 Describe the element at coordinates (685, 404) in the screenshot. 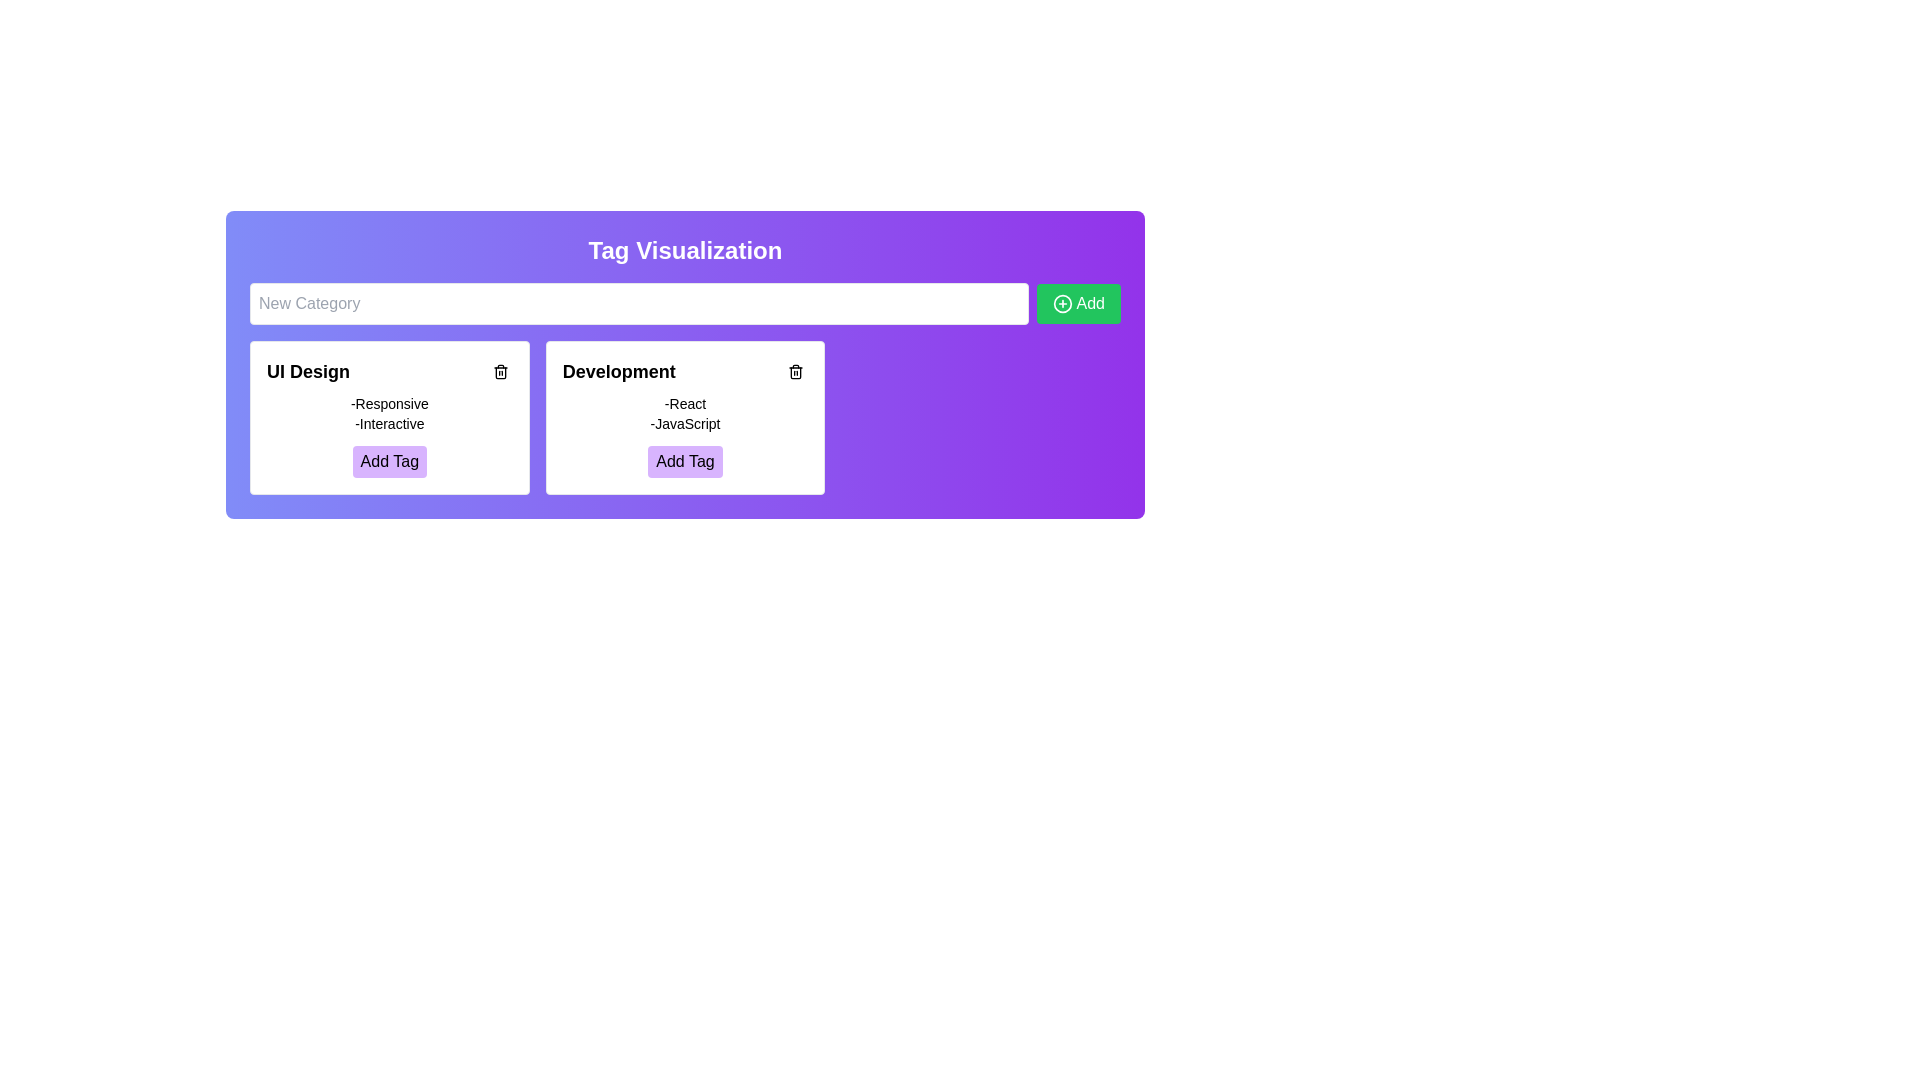

I see `the non-interactive text element that serves as a label for the 'Development' section, located within the card on the right side of the interface` at that location.